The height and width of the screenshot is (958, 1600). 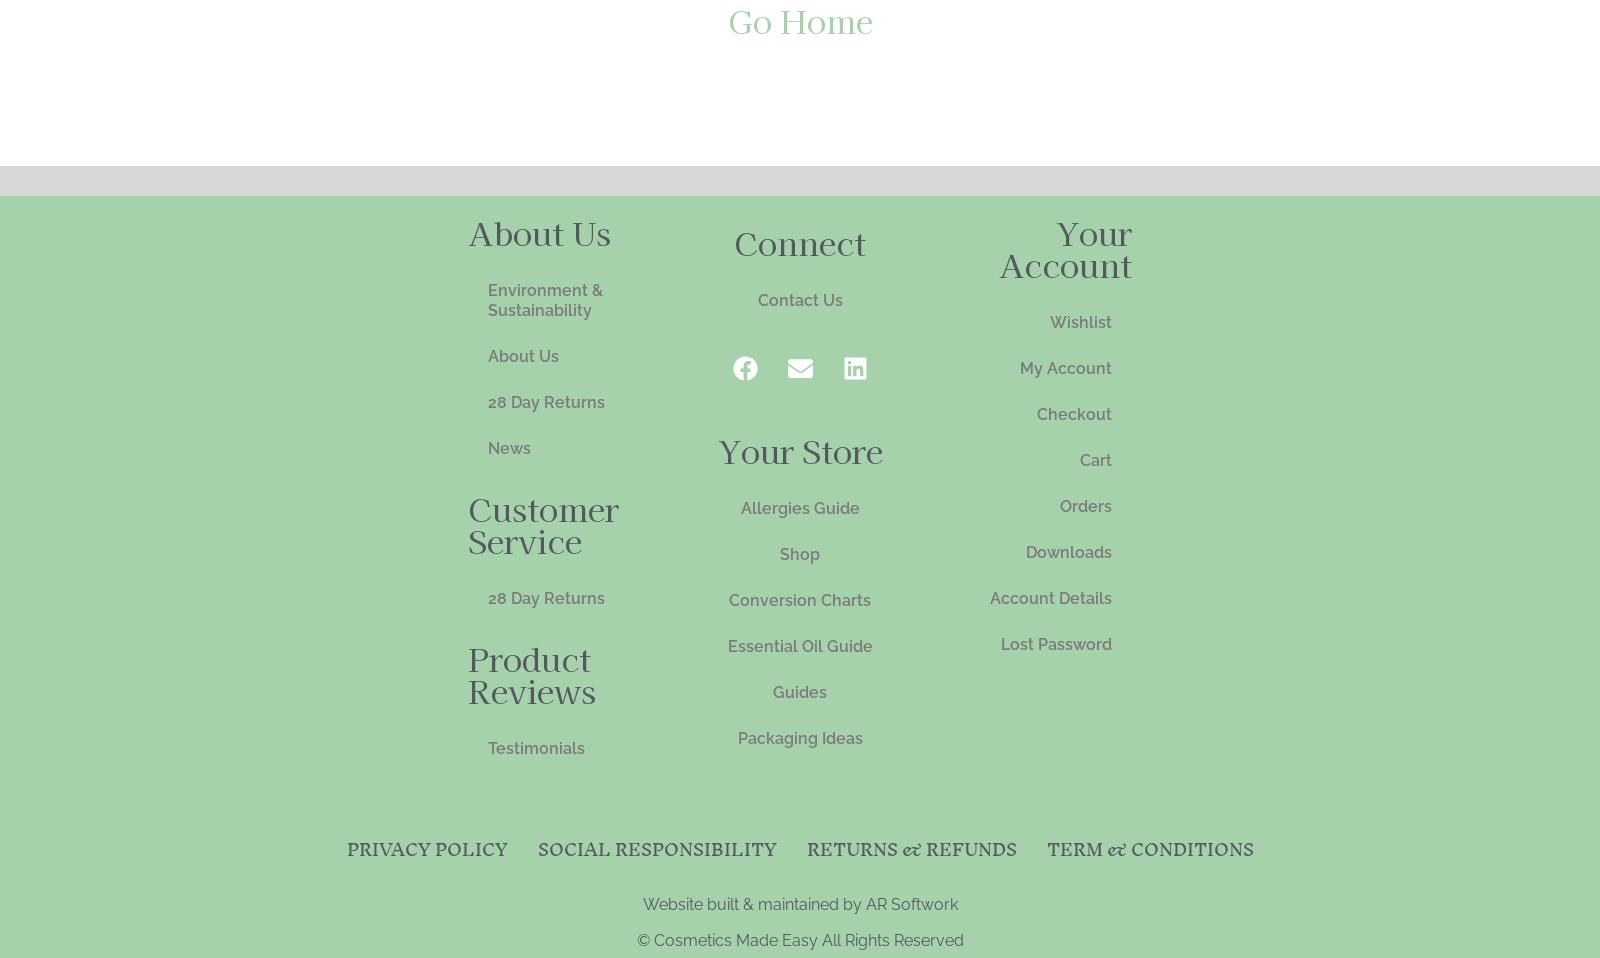 I want to click on 'Returns & Refunds', so click(x=910, y=847).